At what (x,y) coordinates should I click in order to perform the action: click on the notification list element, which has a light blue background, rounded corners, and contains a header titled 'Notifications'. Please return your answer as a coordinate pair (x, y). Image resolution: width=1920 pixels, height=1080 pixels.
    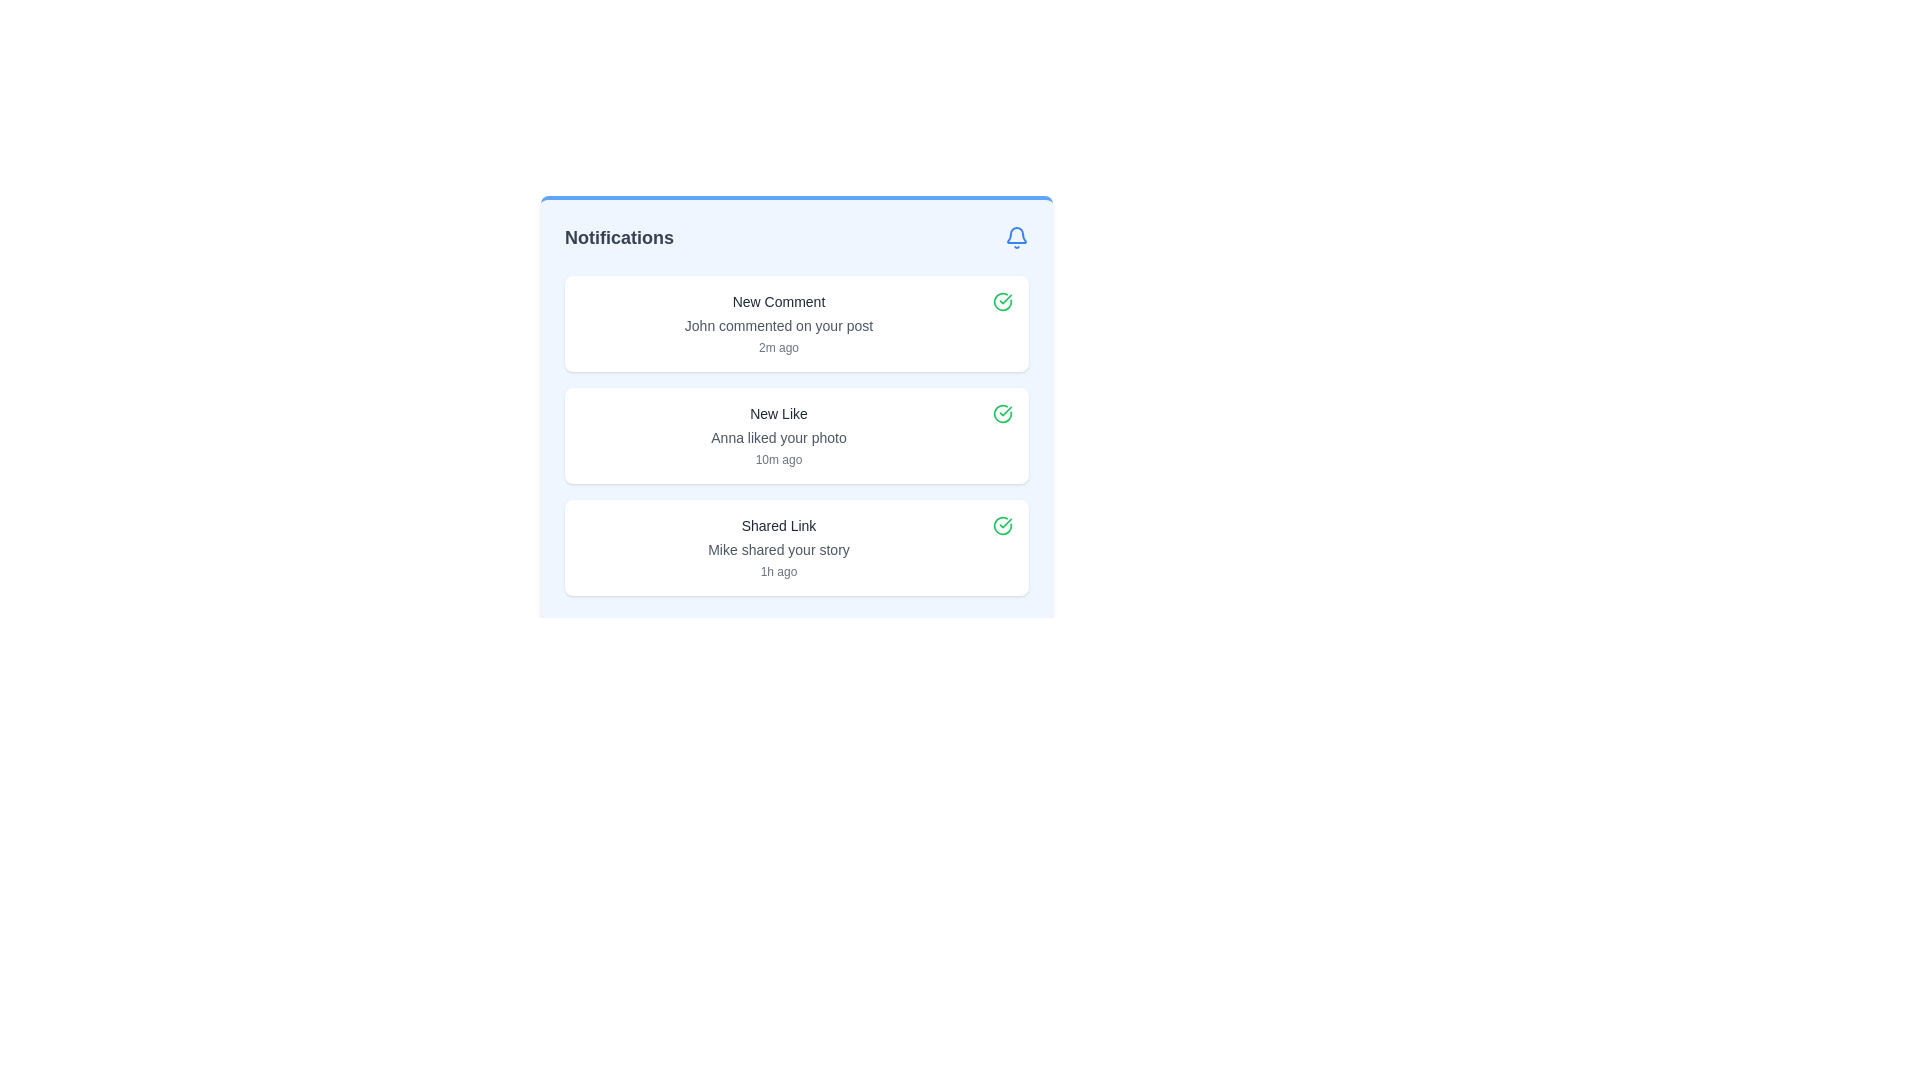
    Looking at the image, I should click on (795, 407).